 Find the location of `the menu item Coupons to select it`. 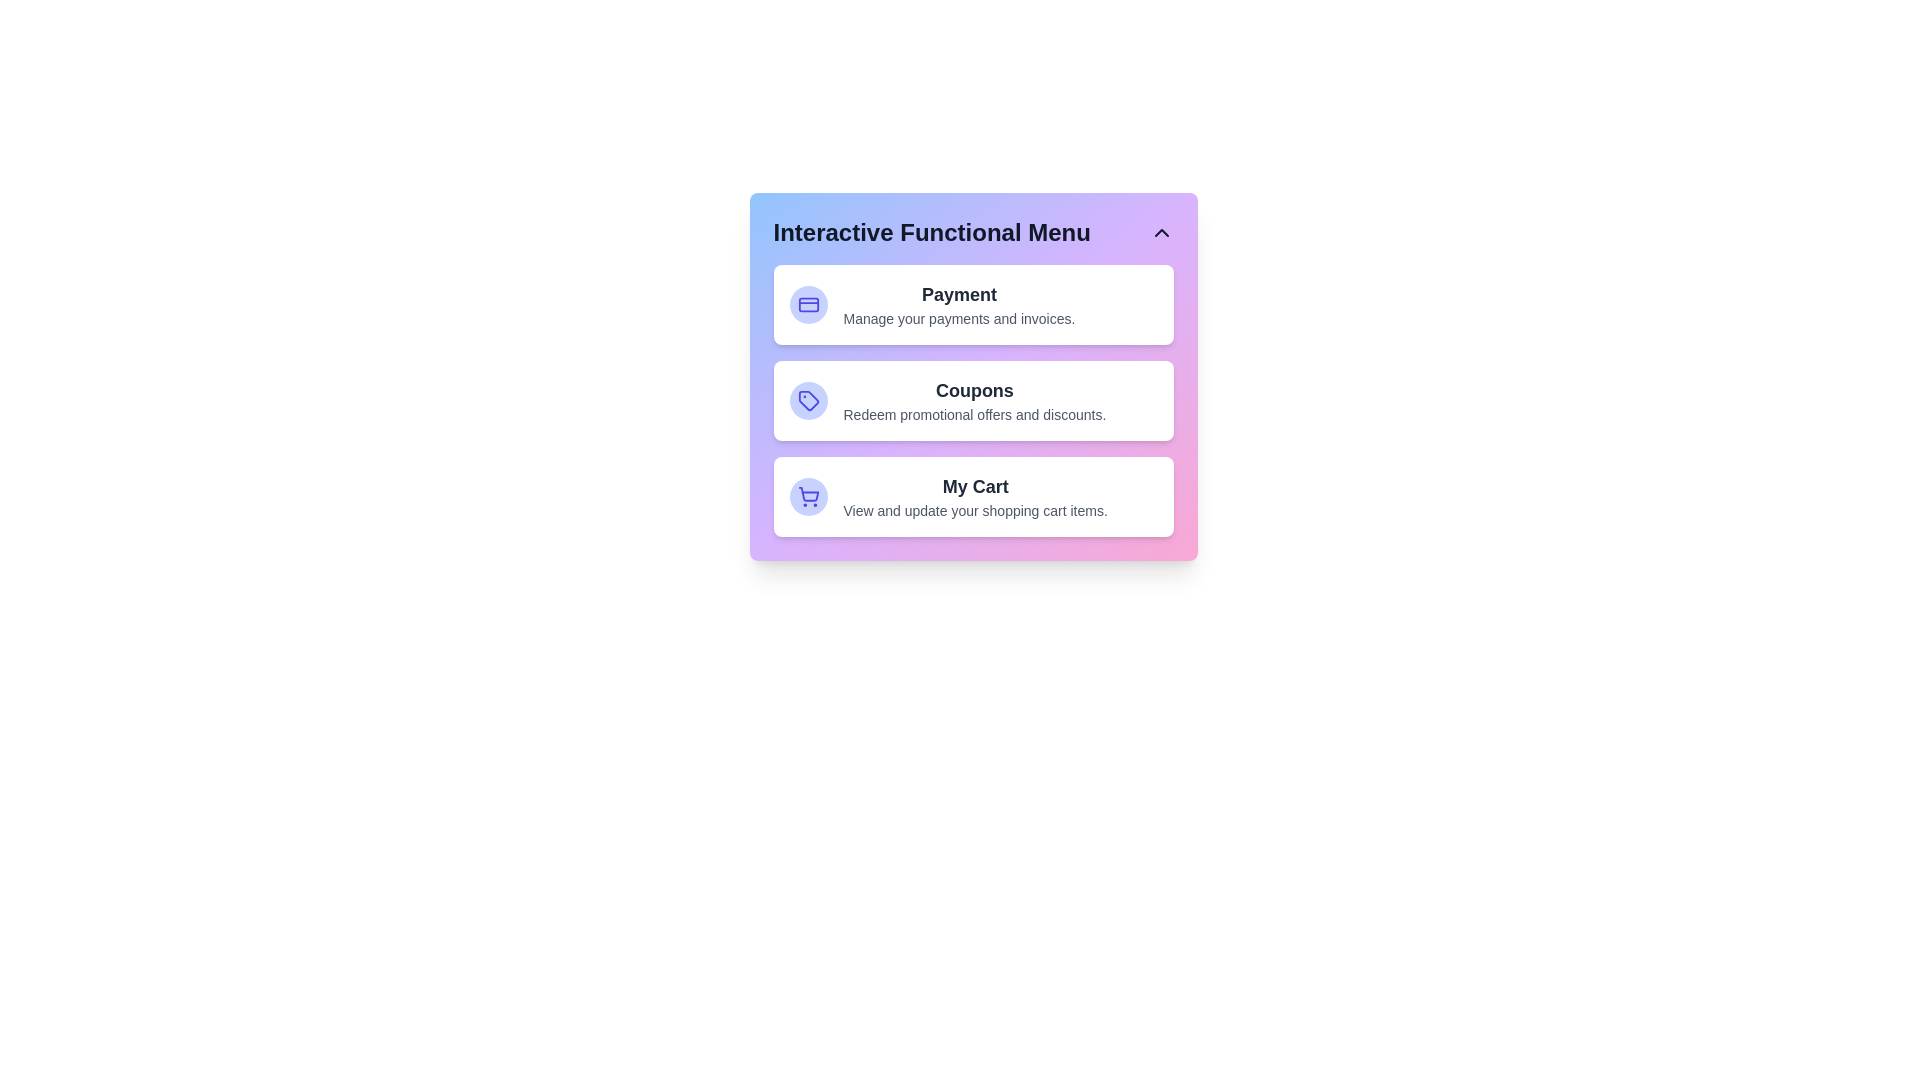

the menu item Coupons to select it is located at coordinates (973, 401).